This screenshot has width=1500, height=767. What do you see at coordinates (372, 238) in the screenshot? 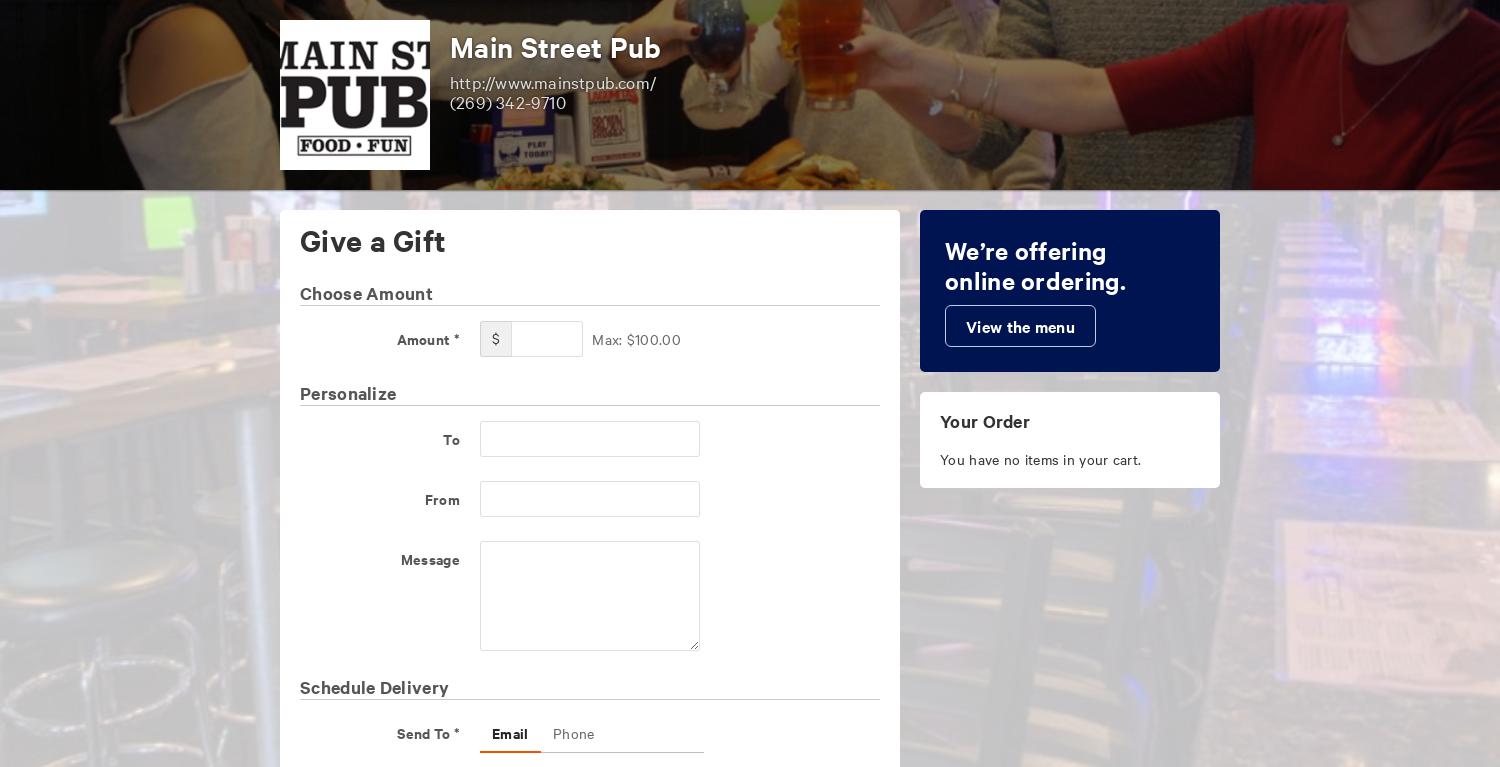
I see `'Give a Gift'` at bounding box center [372, 238].